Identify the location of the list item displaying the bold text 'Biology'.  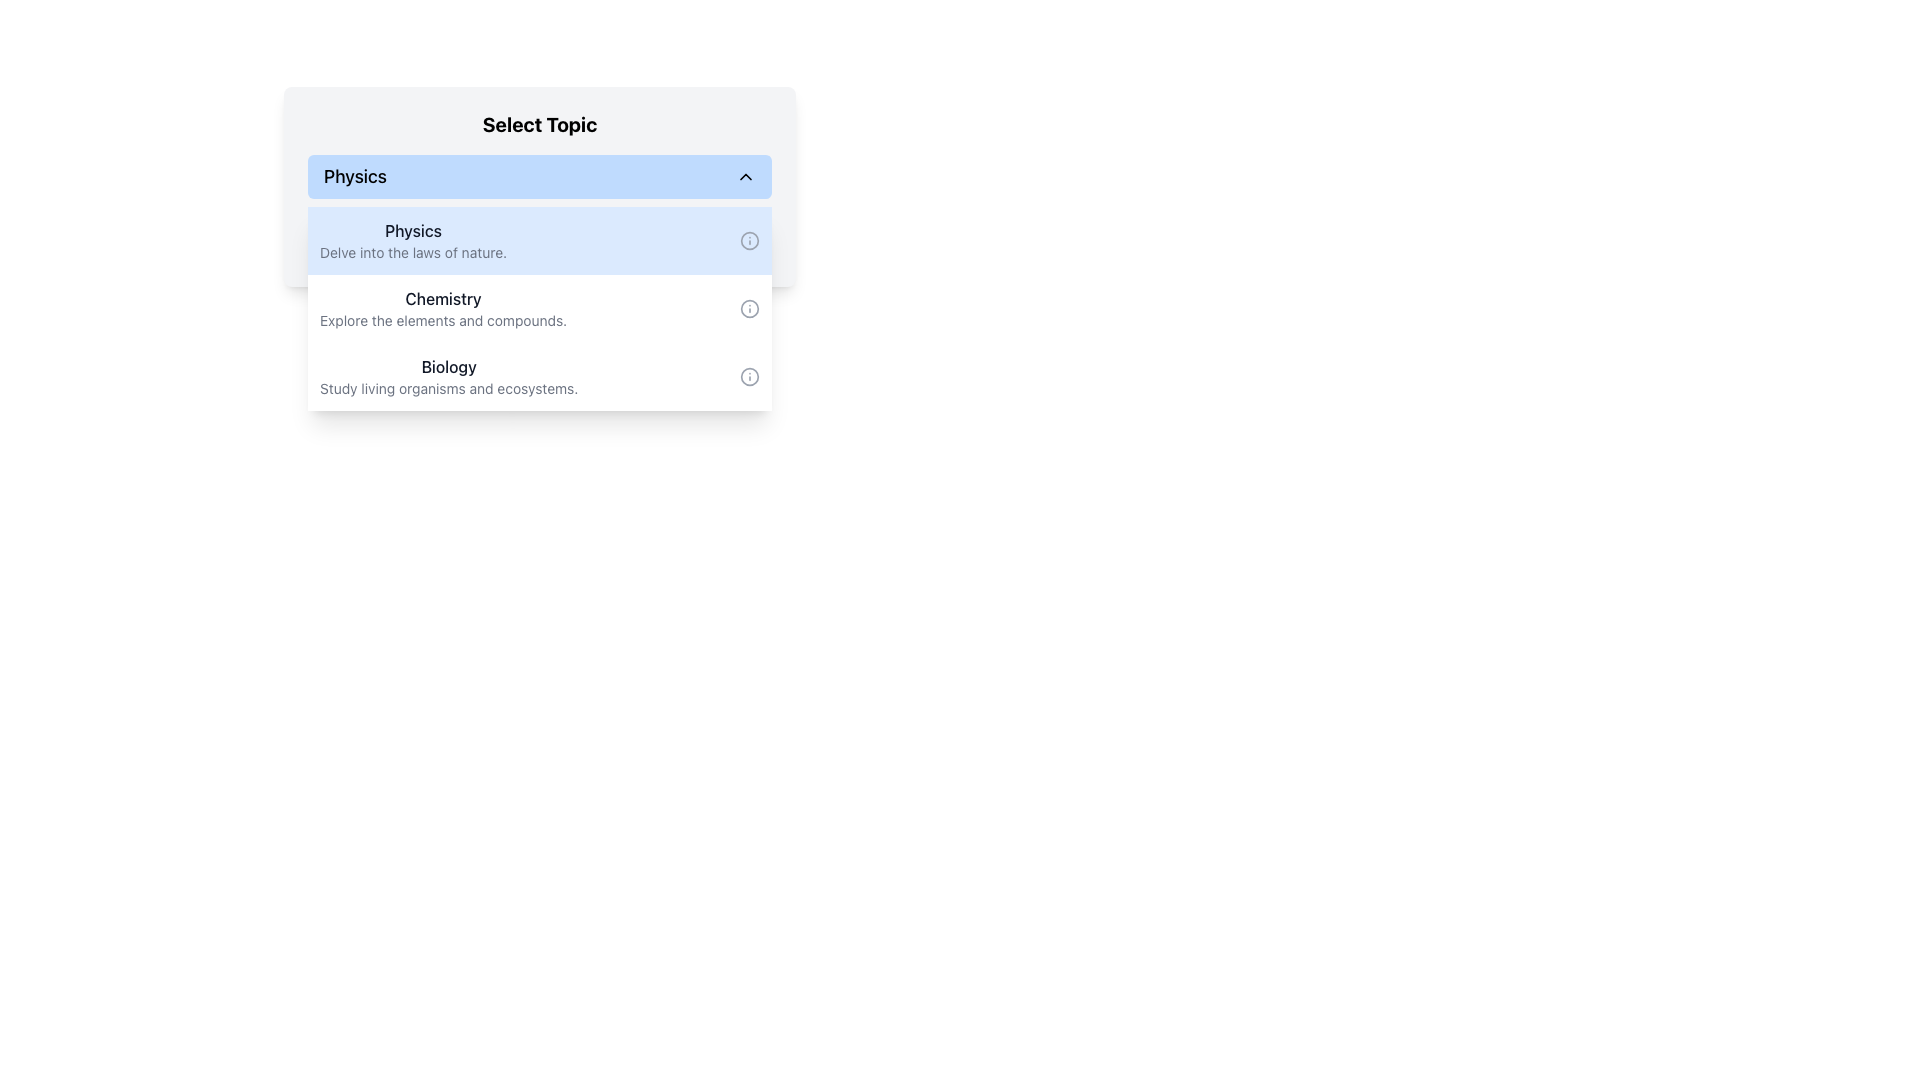
(448, 377).